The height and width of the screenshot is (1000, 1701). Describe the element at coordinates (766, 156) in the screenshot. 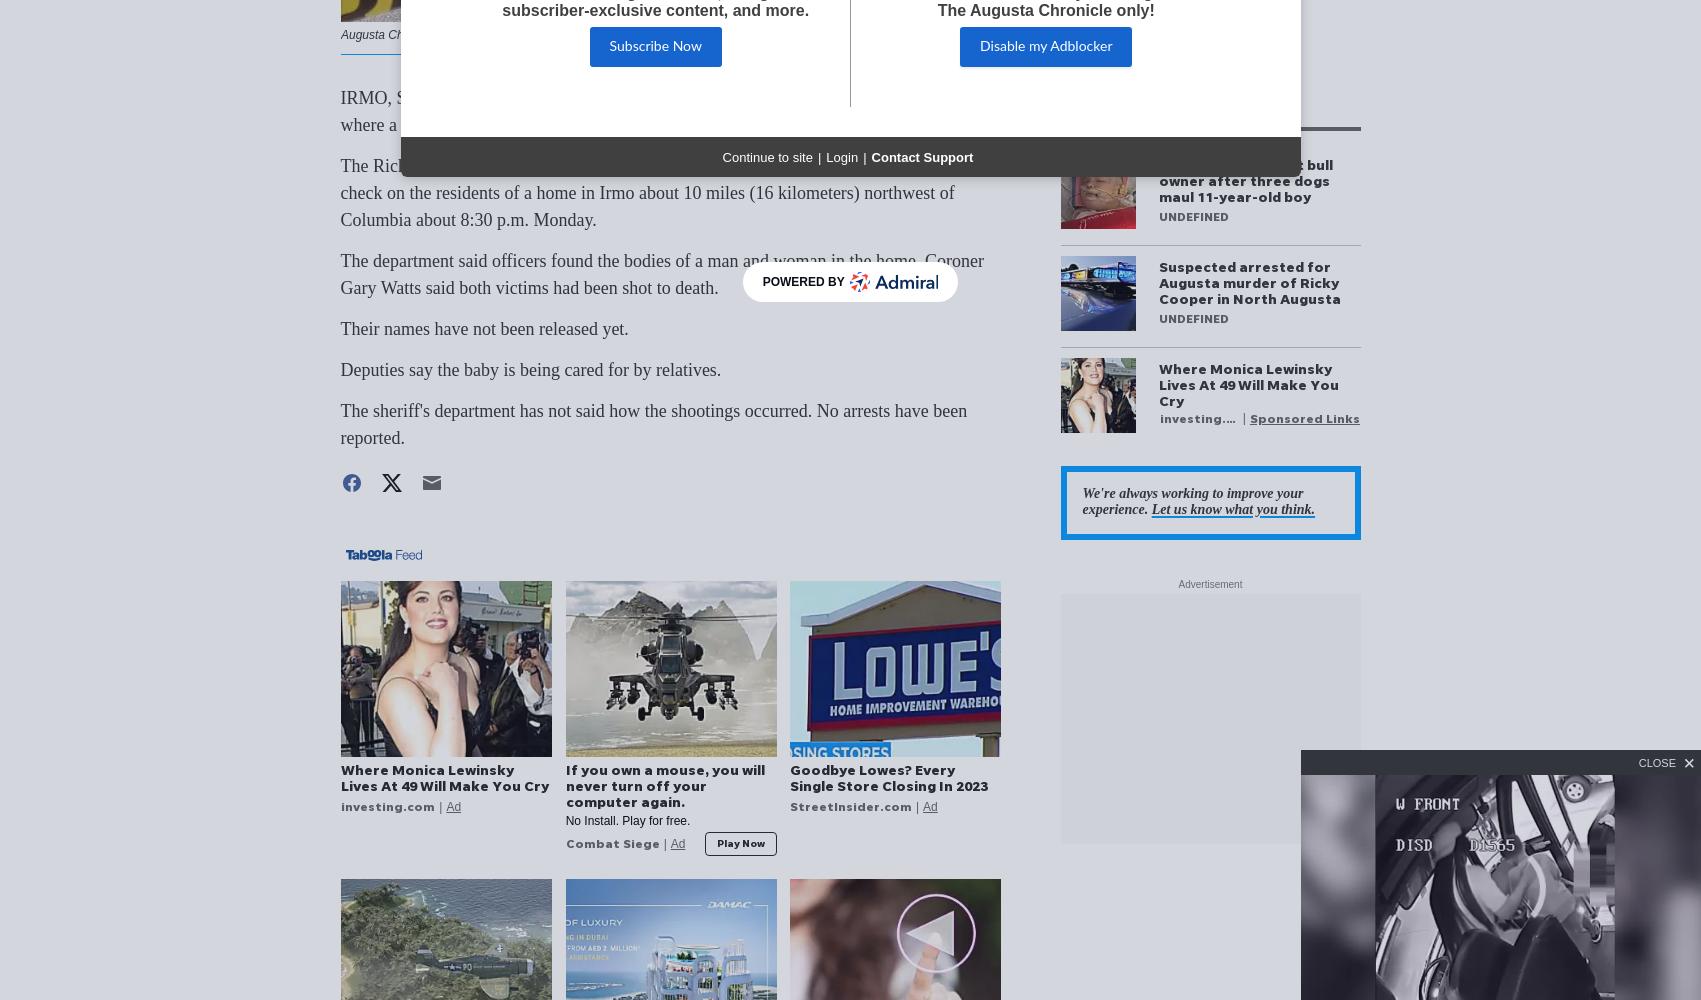

I see `'Continue to site'` at that location.